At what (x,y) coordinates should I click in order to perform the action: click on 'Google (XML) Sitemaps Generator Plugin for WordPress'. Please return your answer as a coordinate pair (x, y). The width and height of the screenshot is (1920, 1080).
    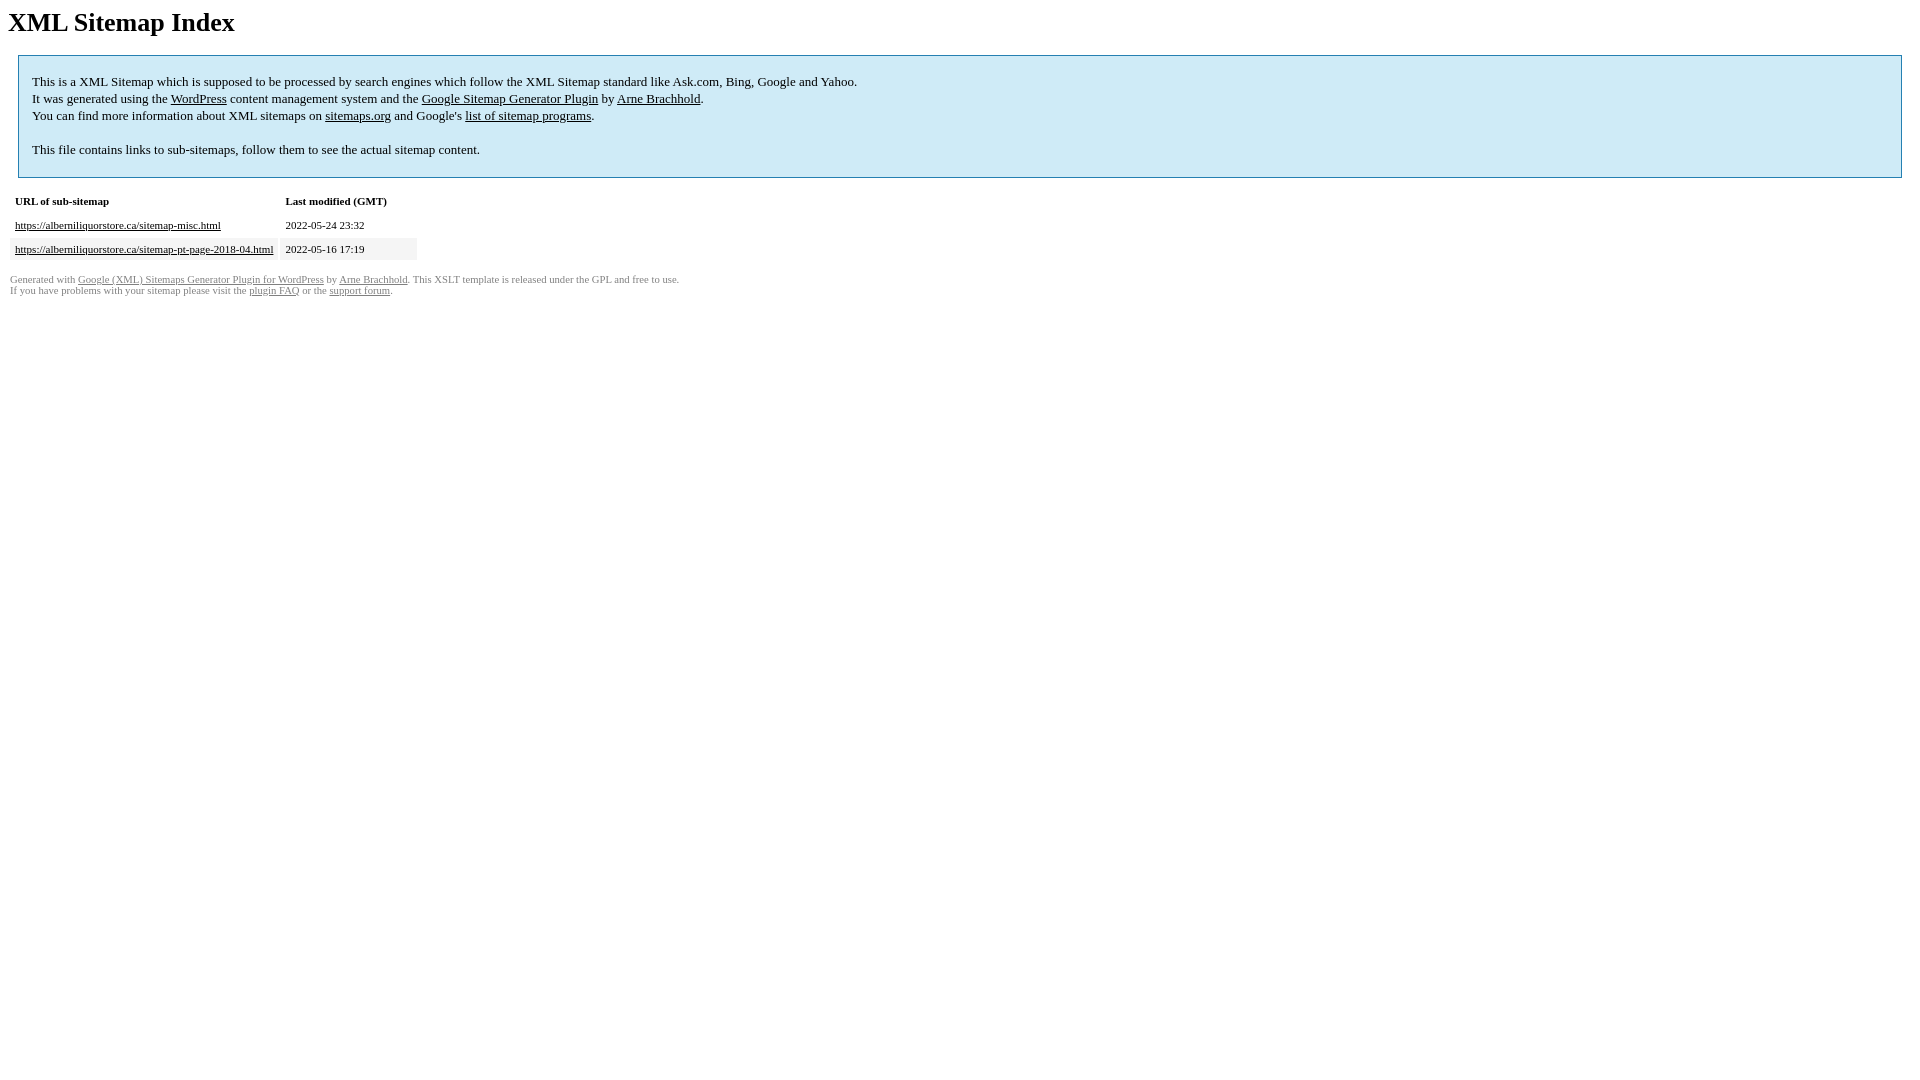
    Looking at the image, I should click on (201, 279).